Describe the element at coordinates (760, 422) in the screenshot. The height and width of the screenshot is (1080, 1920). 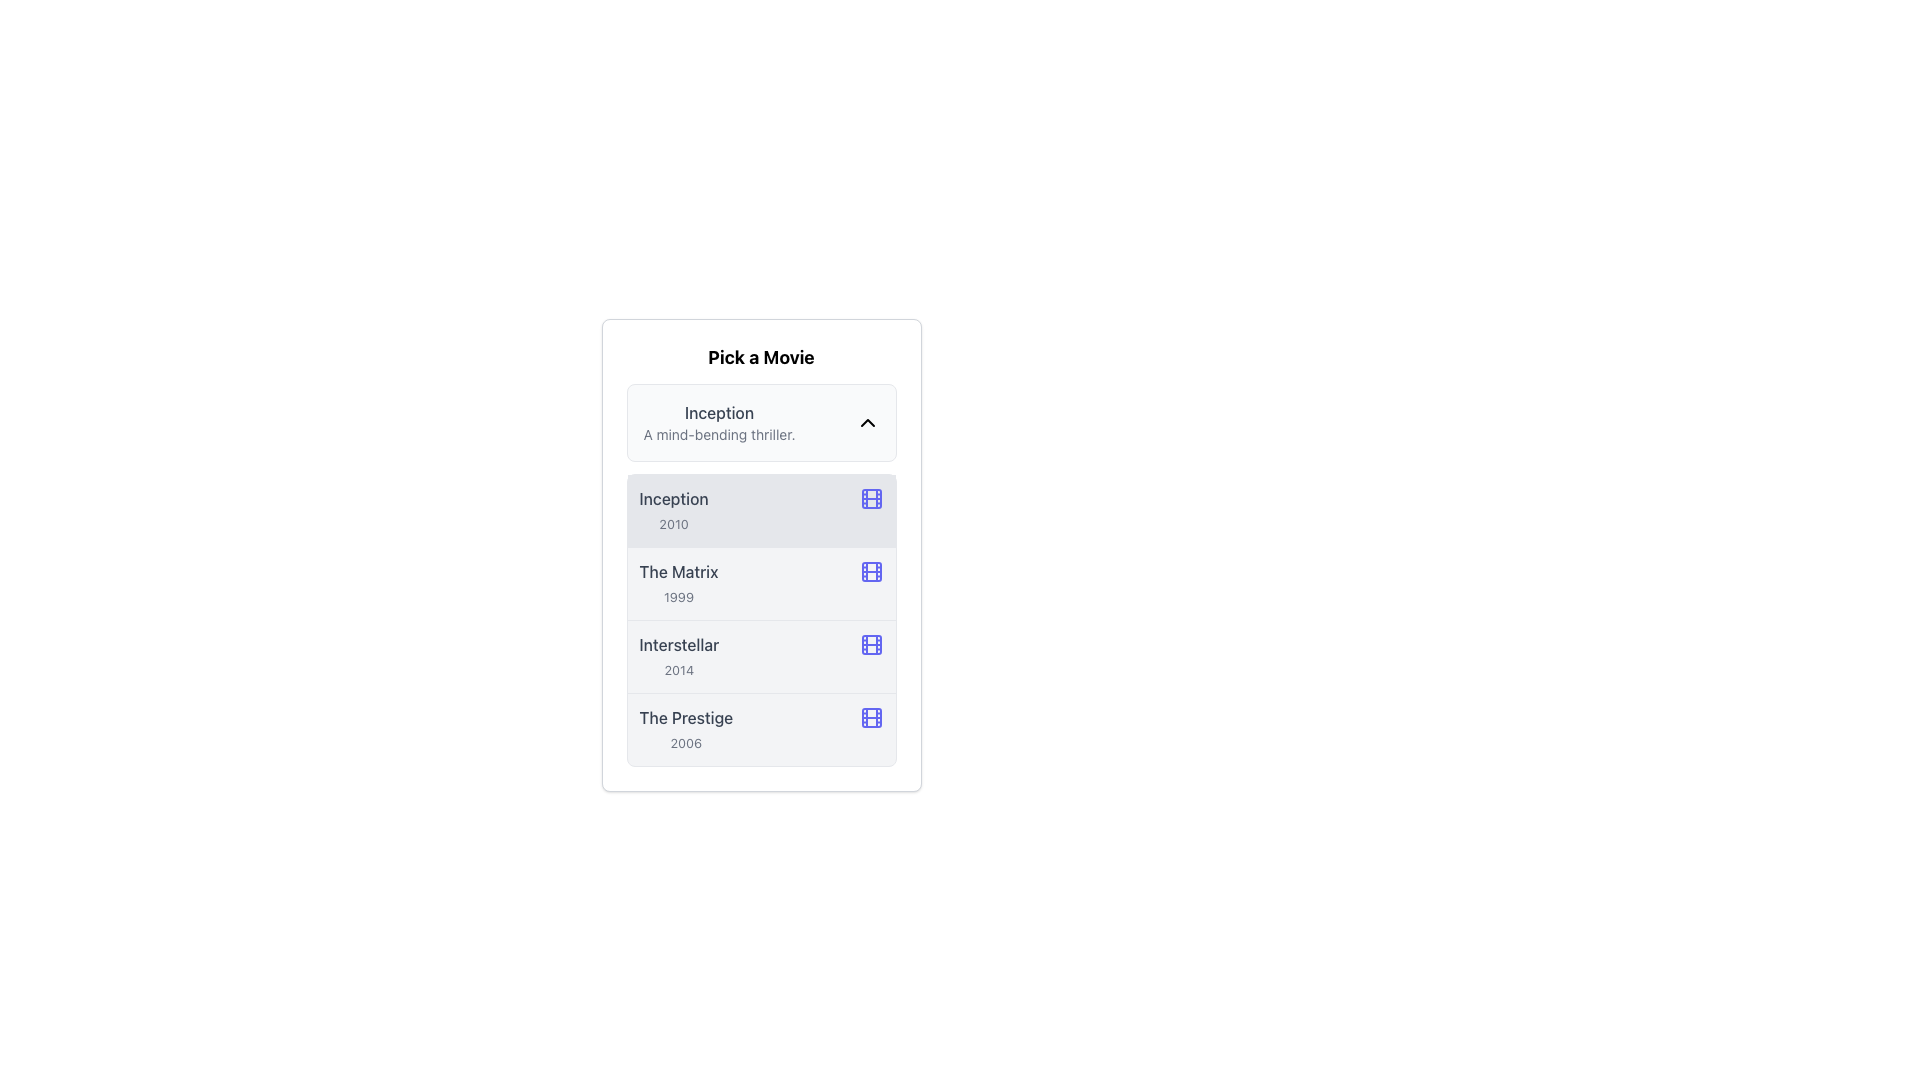
I see `the selectable item representing the movie 'Inception' in the dropdown list located beneath the title 'Pick a Movie'` at that location.